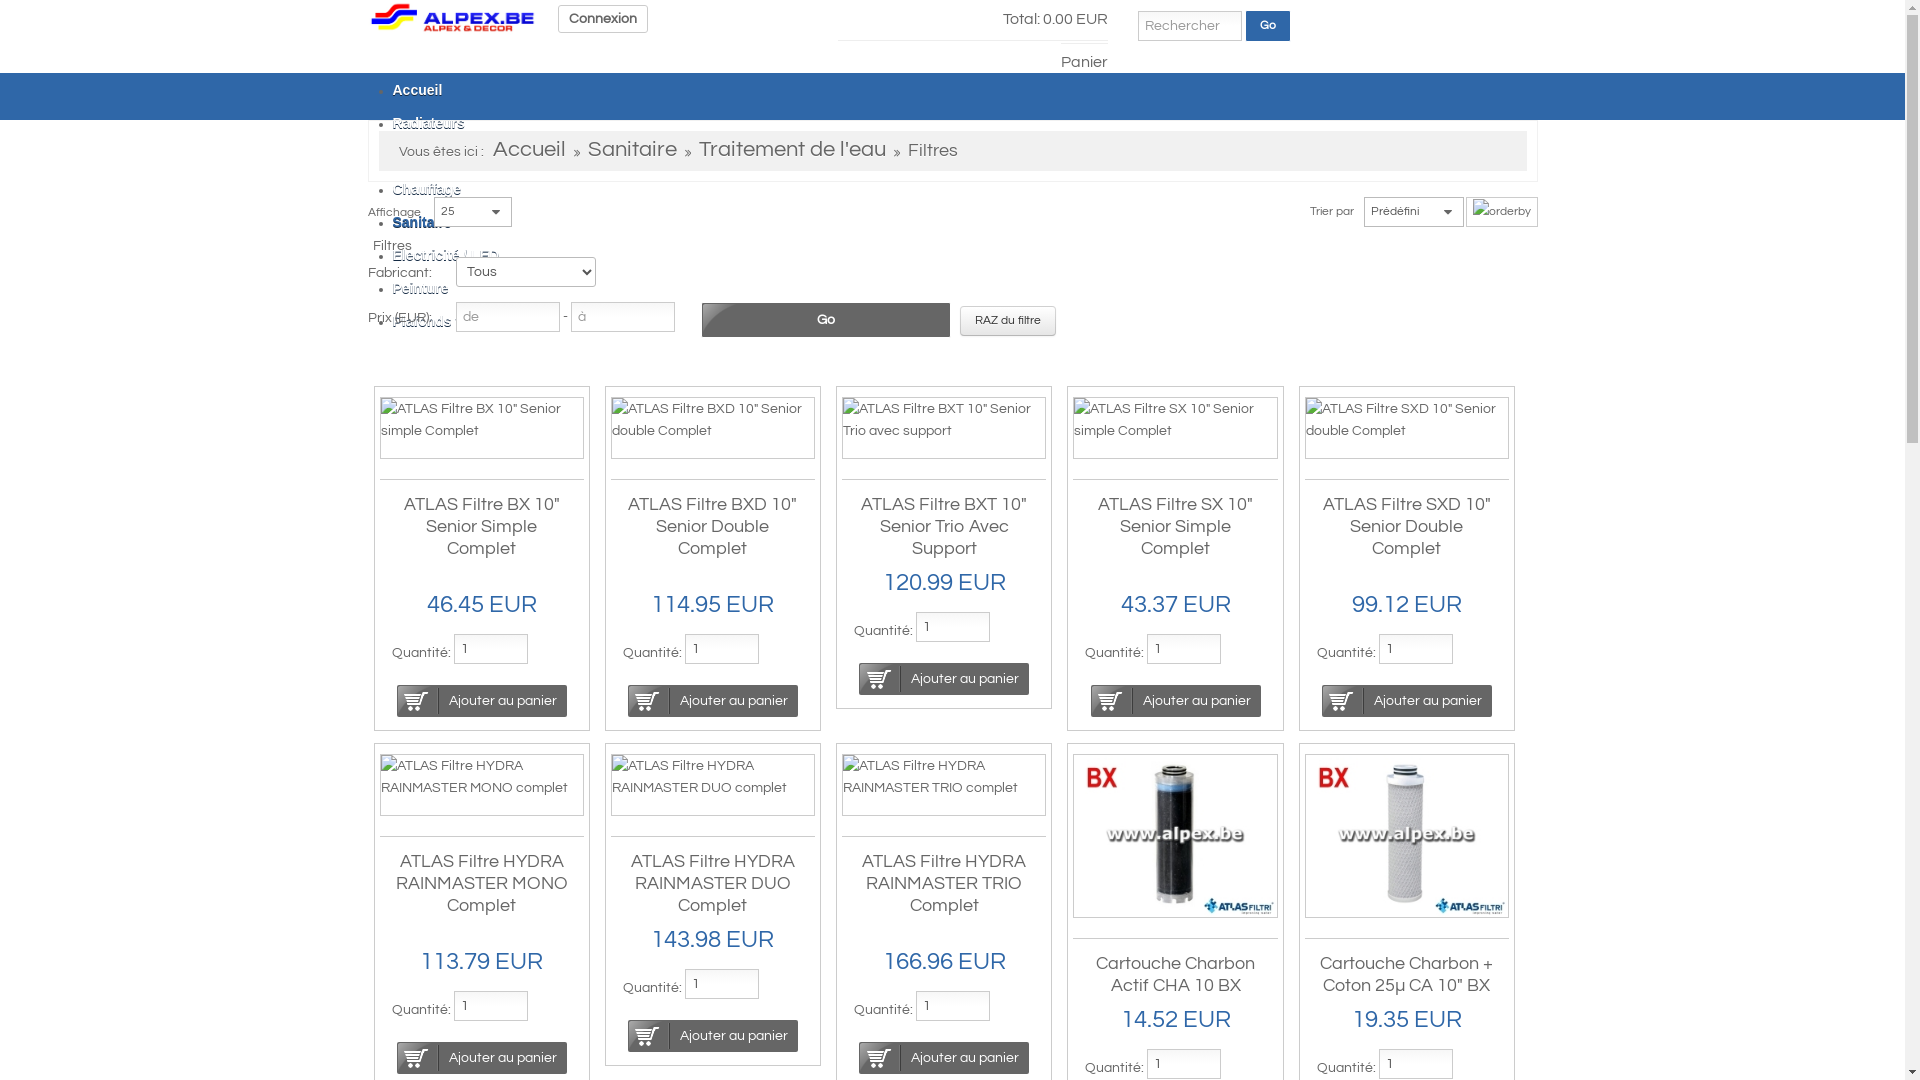  What do you see at coordinates (392, 319) in the screenshot?
I see `'Plafonds tendus'` at bounding box center [392, 319].